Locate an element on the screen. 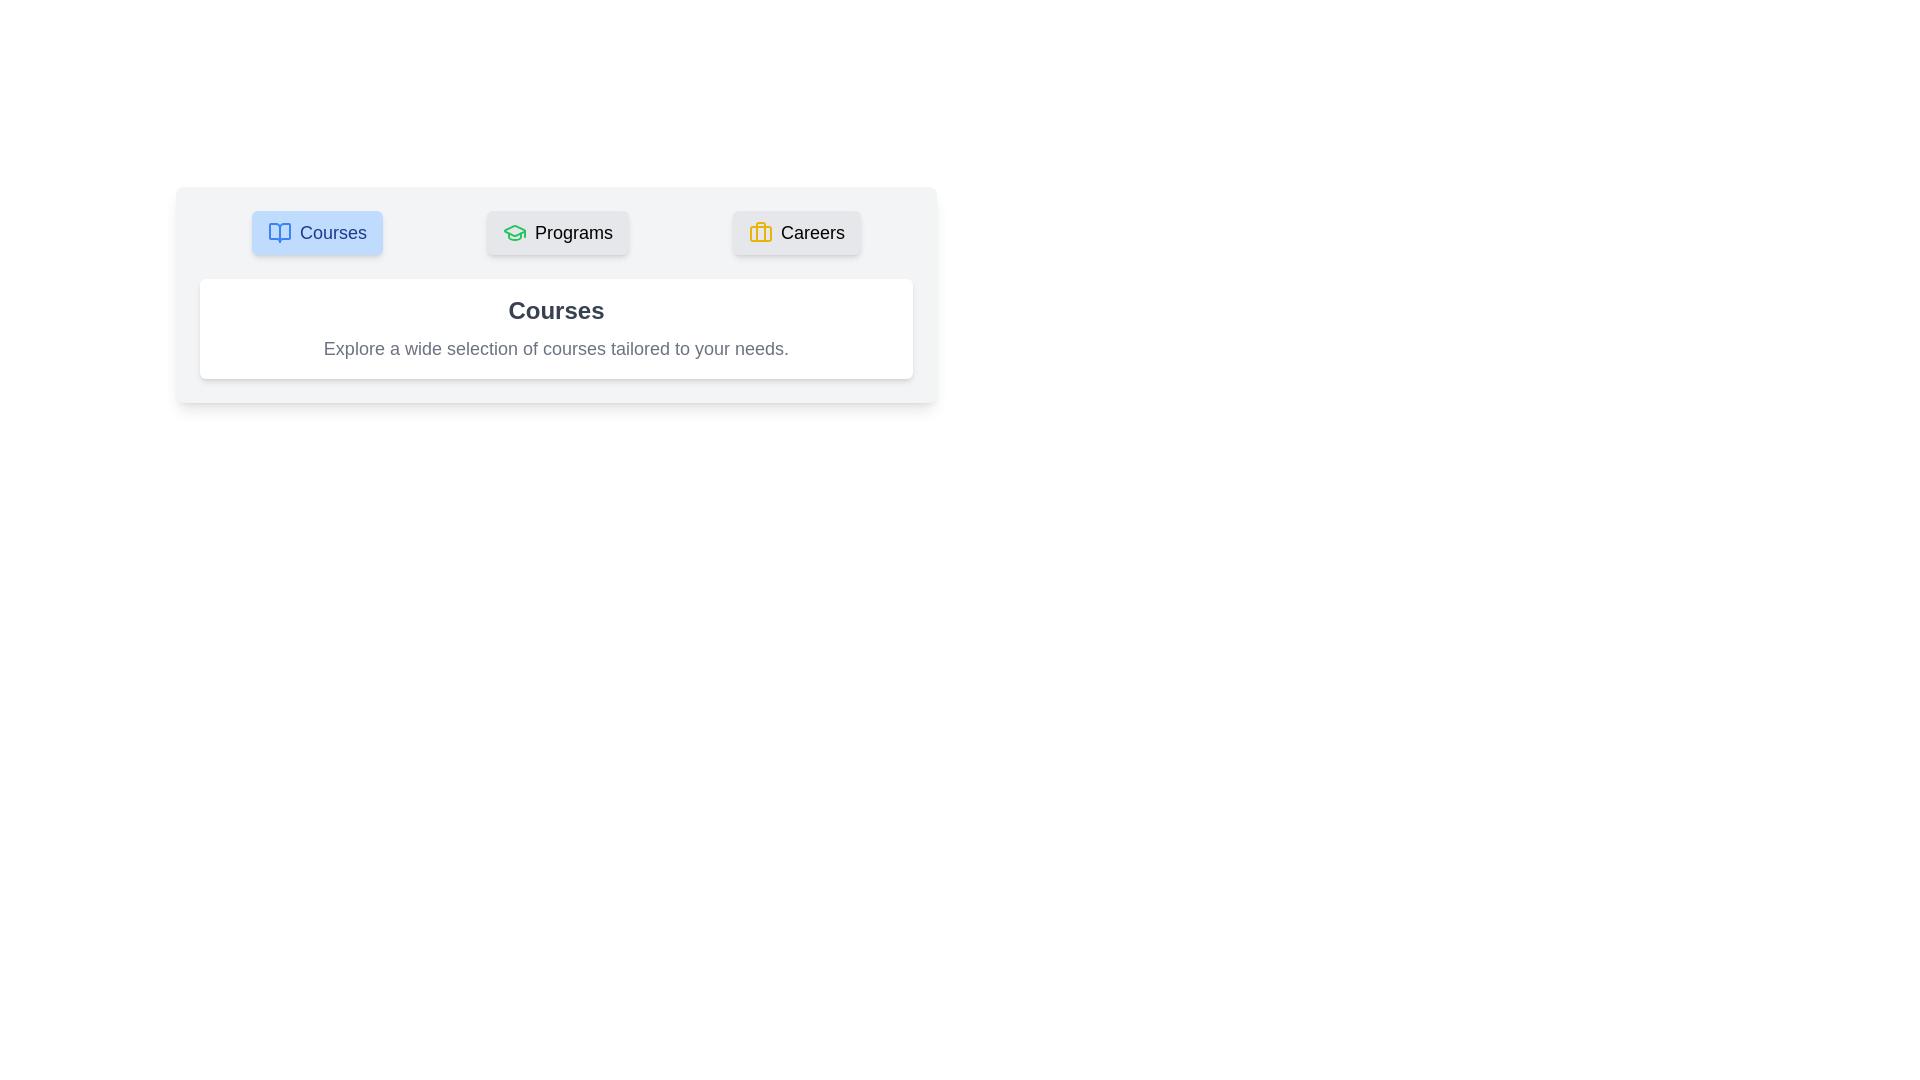  the tab labeled Courses to observe its hover effect is located at coordinates (316, 231).